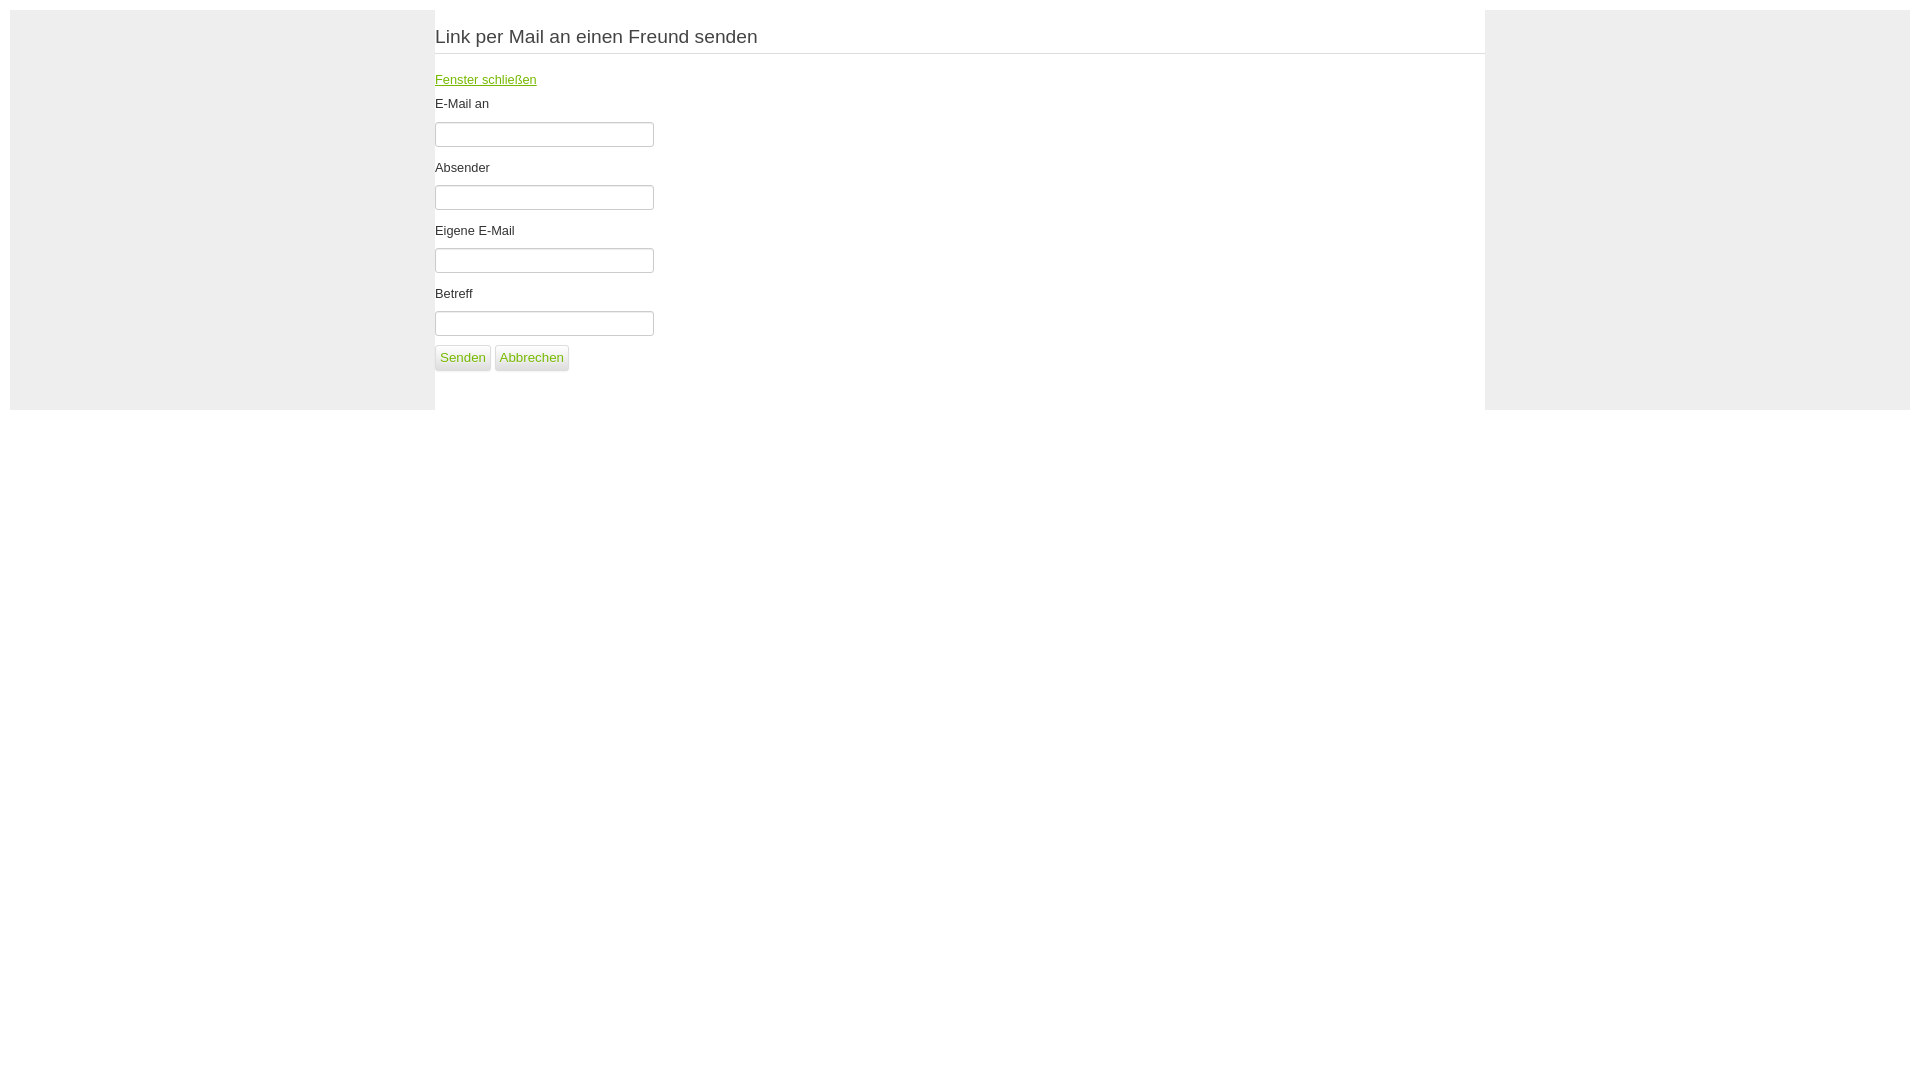  I want to click on 'Abbrechen', so click(532, 357).